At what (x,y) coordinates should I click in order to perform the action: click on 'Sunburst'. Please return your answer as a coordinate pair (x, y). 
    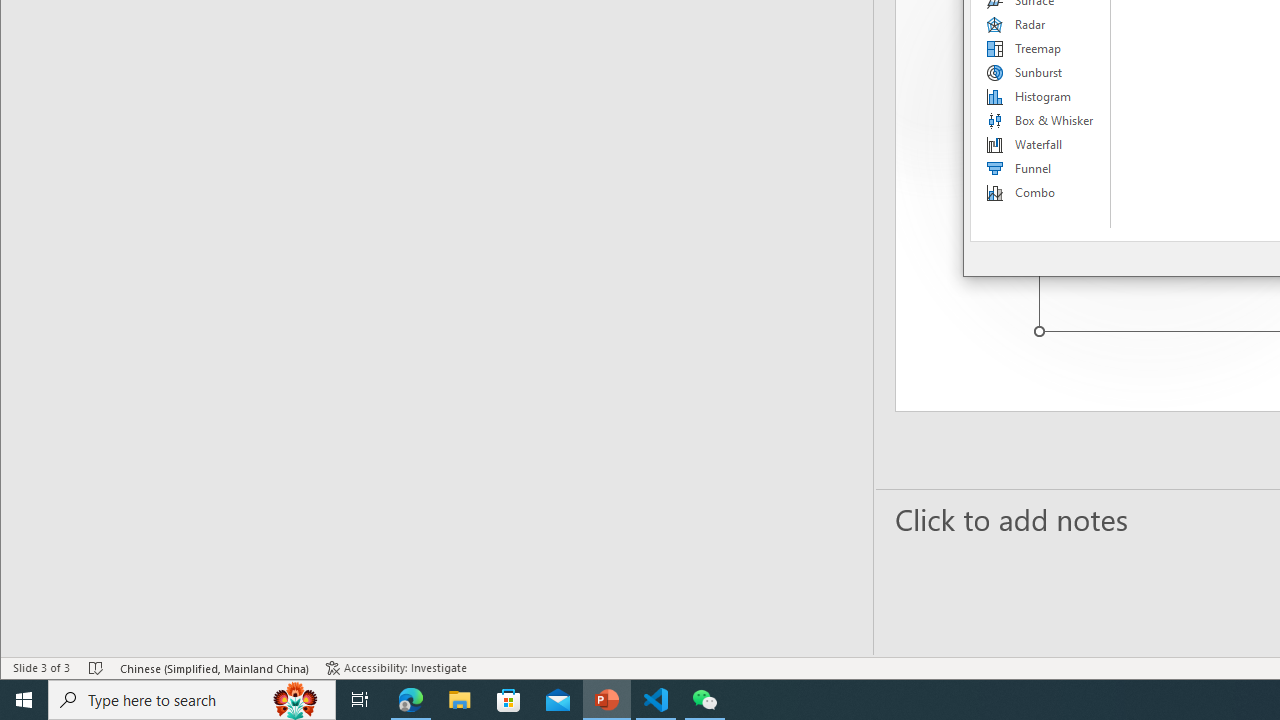
    Looking at the image, I should click on (1040, 72).